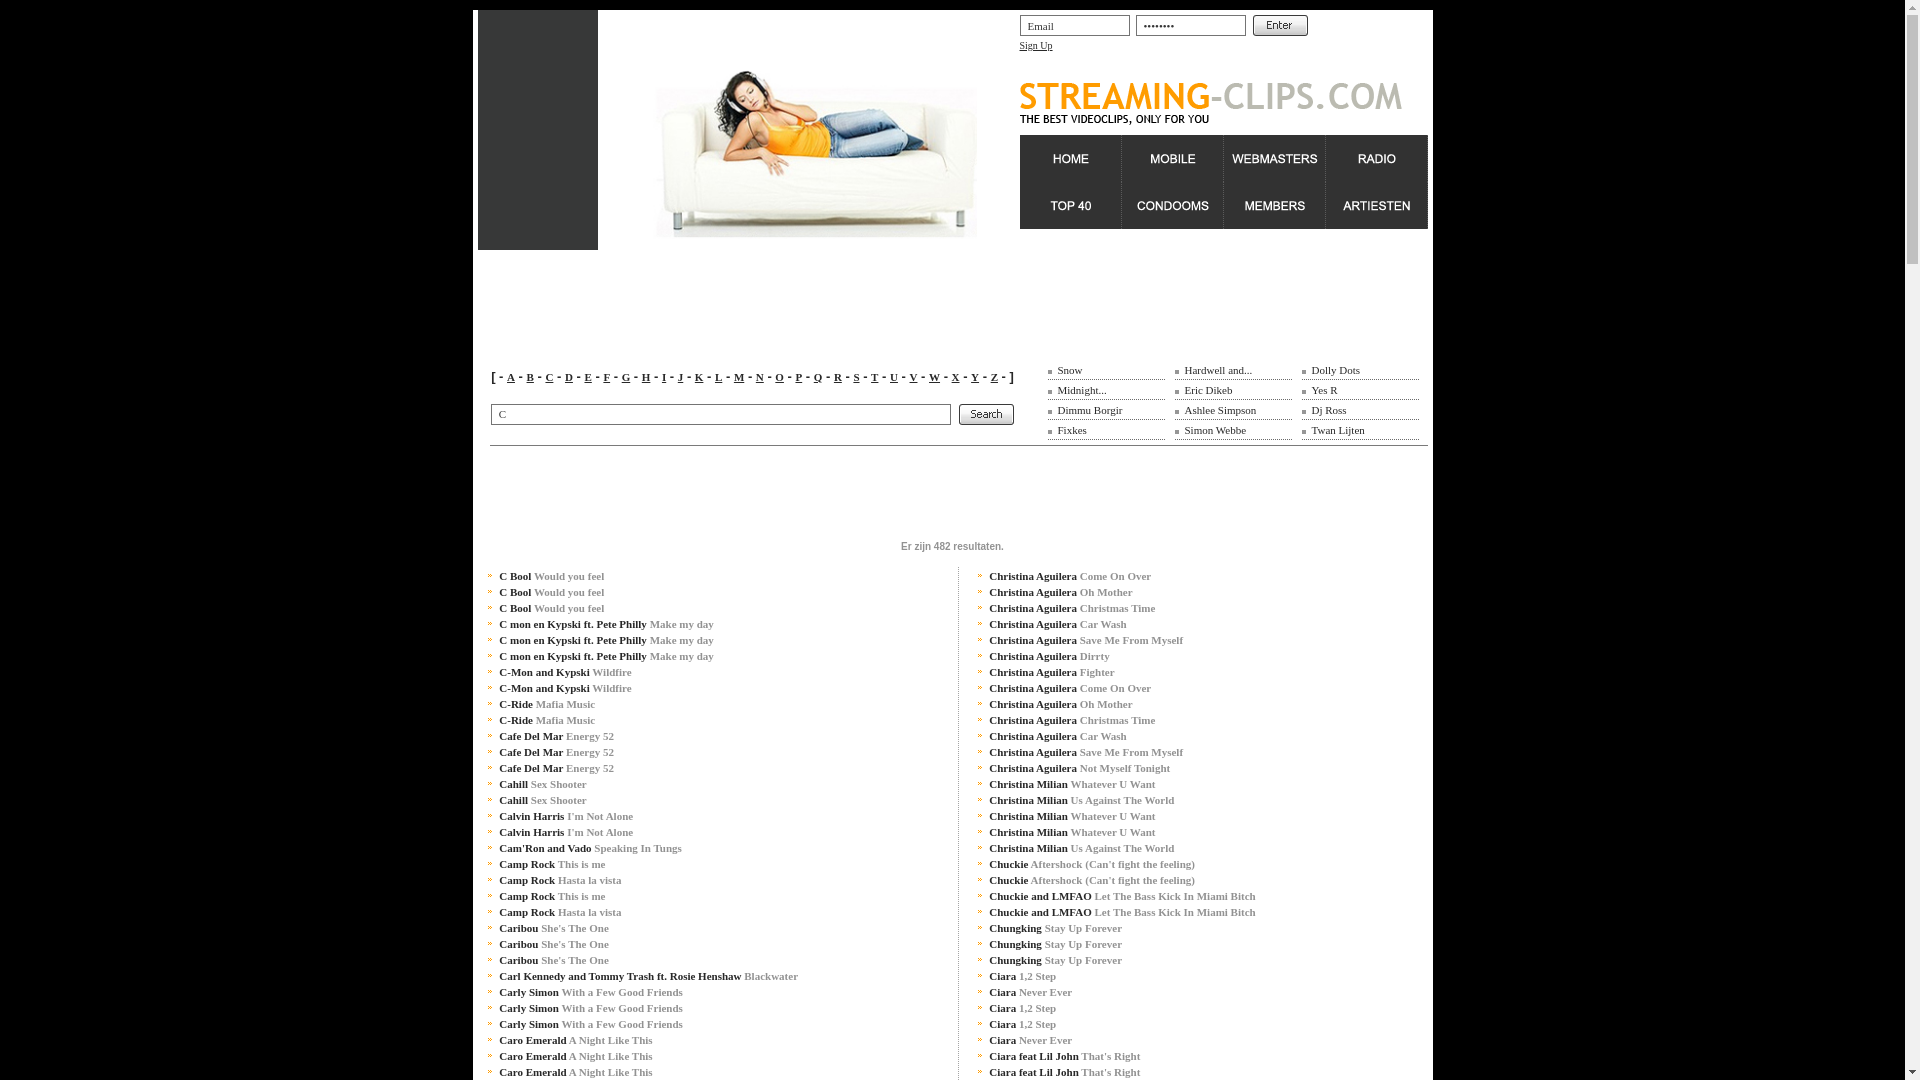 This screenshot has width=1920, height=1080. I want to click on 'Ciara Never Ever', so click(1030, 991).